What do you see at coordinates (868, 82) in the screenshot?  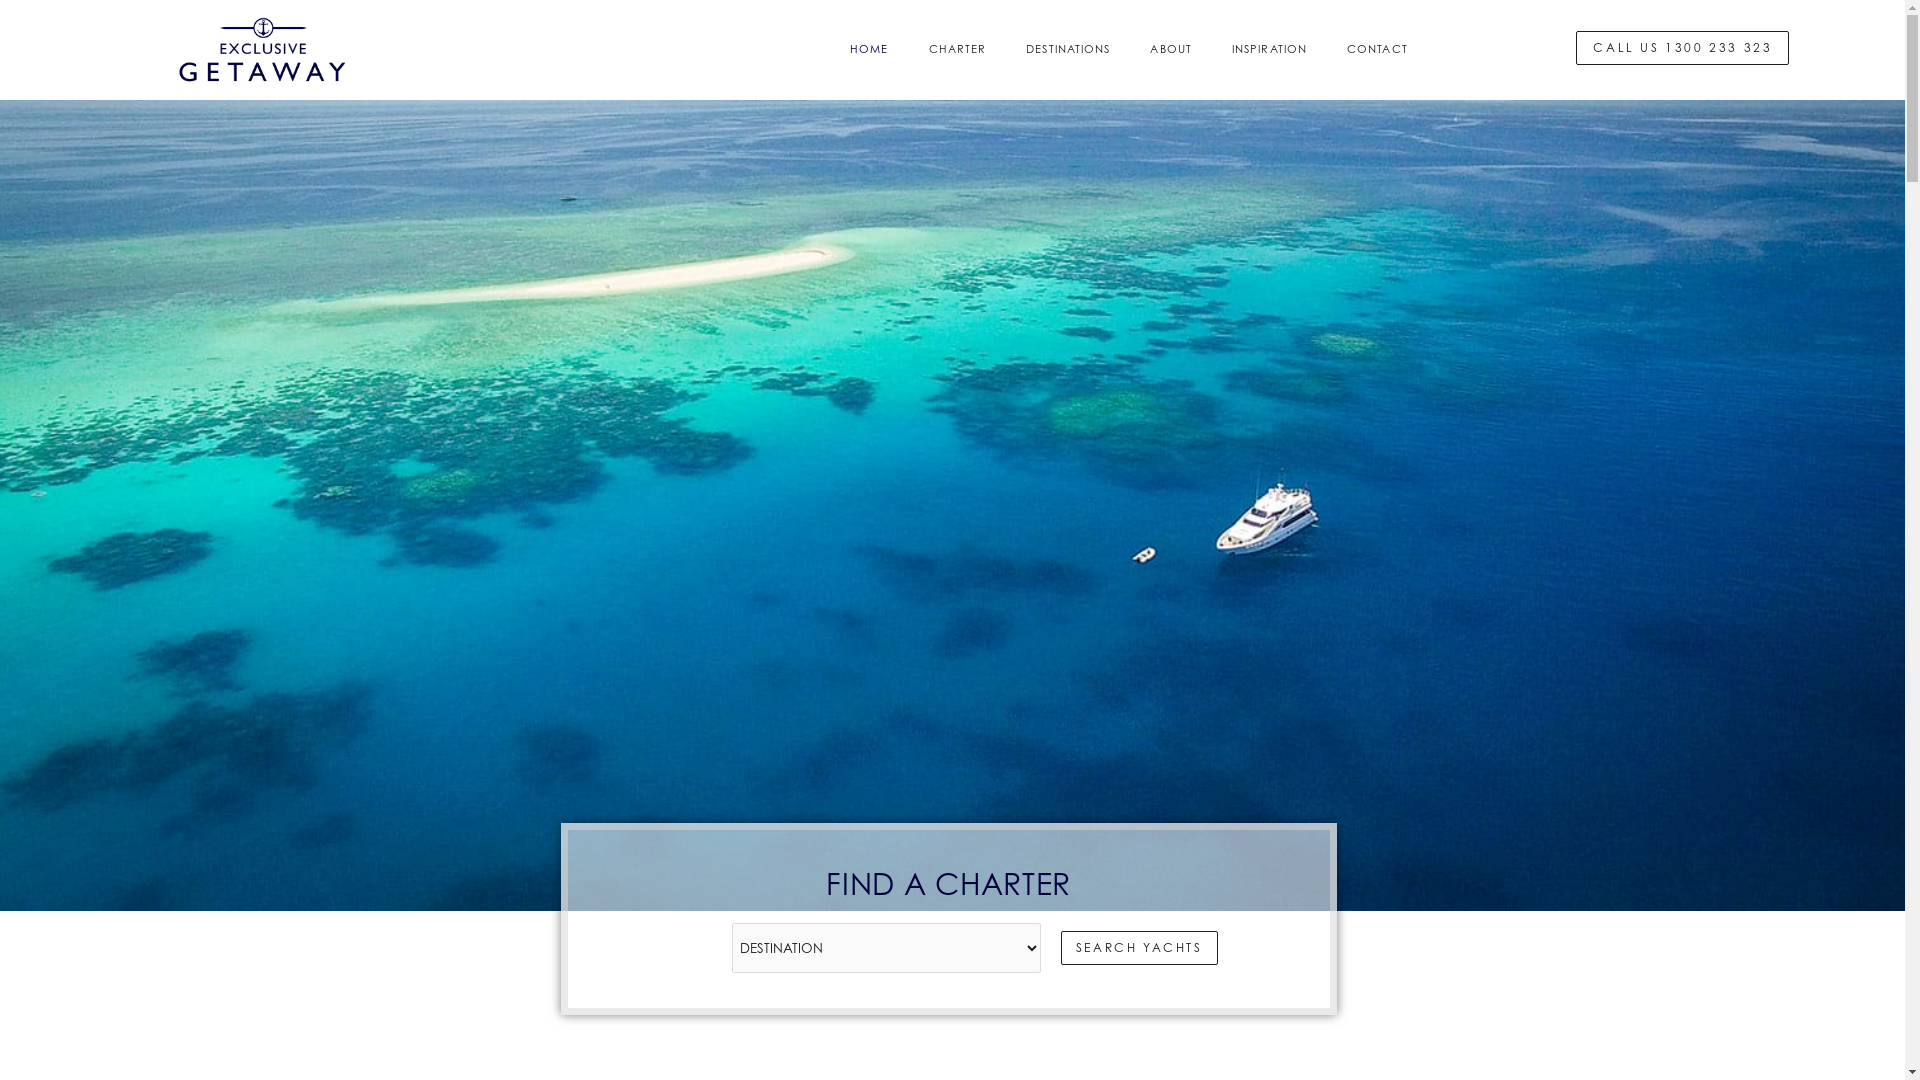 I see `'HOME'` at bounding box center [868, 82].